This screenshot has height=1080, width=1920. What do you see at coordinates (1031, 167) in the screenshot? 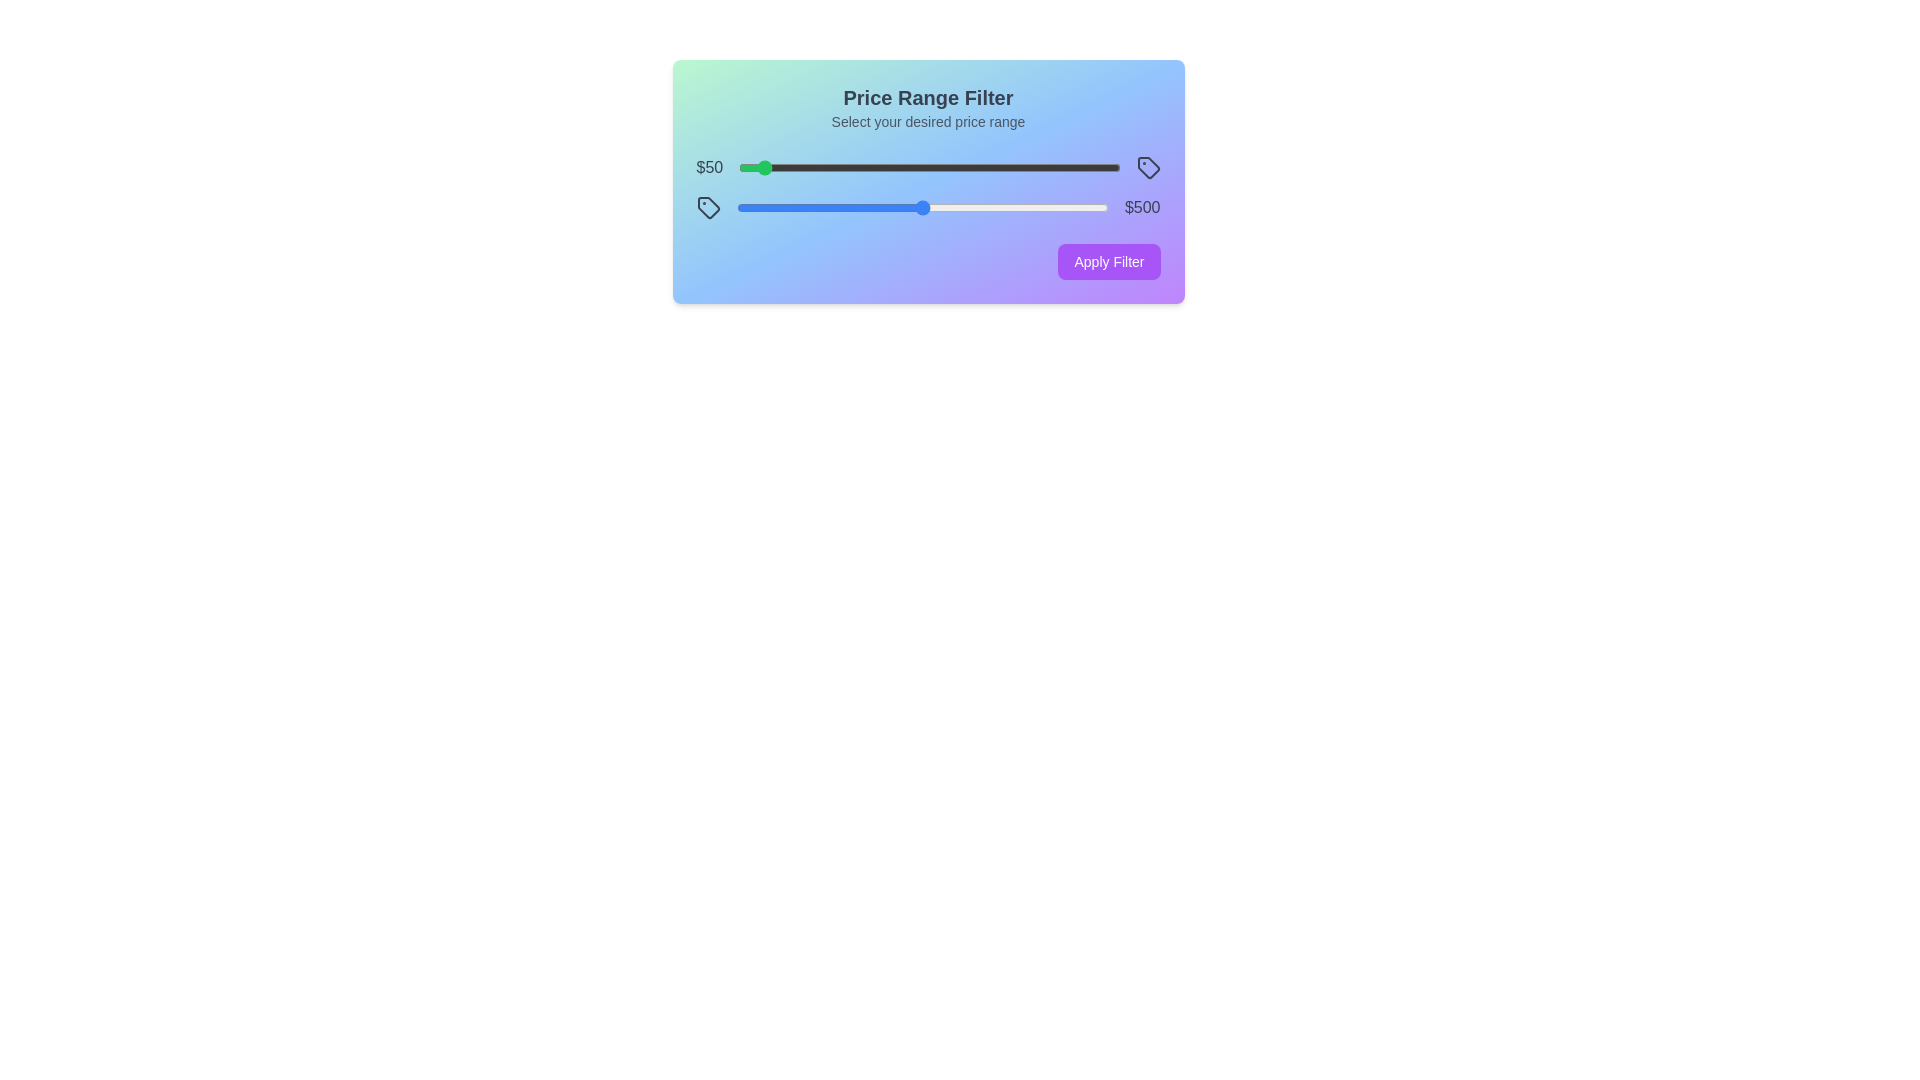
I see `the minimum price slider to 767` at bounding box center [1031, 167].